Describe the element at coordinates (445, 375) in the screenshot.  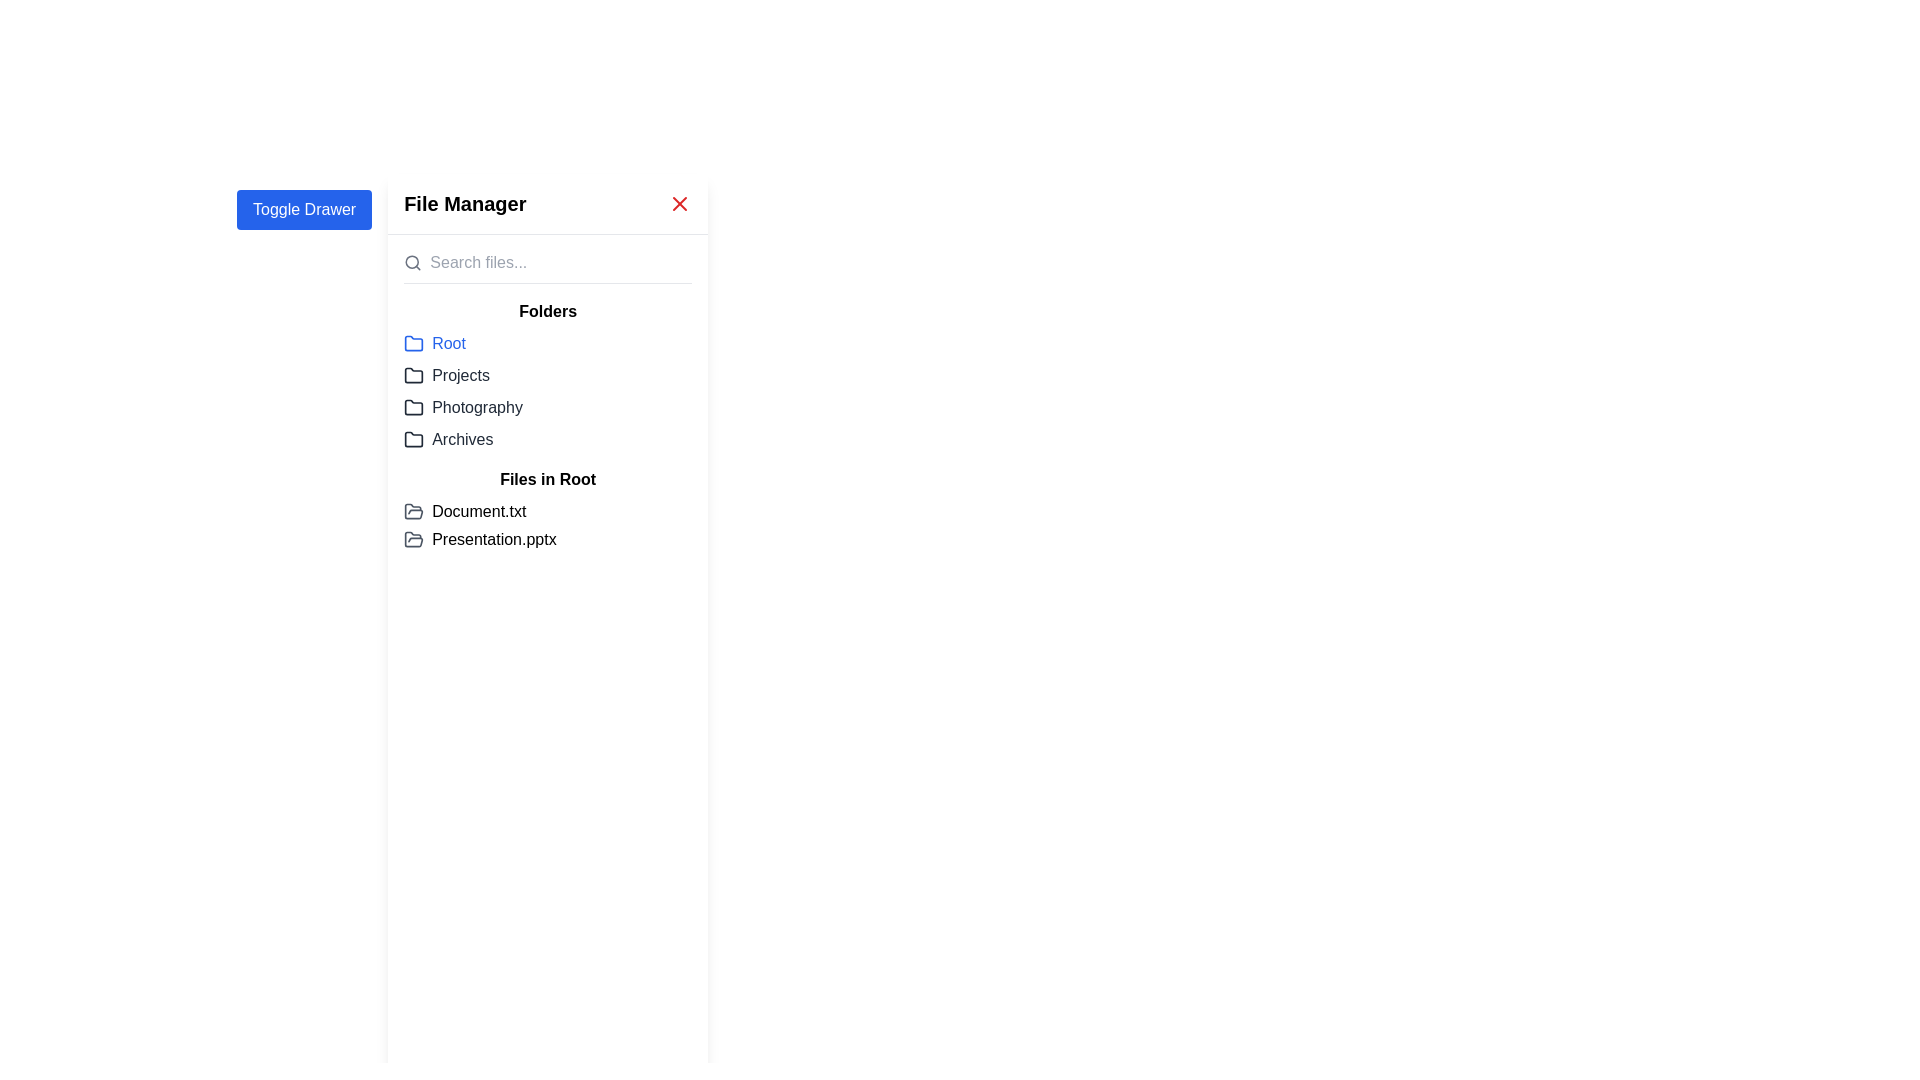
I see `the list item labeled 'Projects', which includes a folder icon and is the second item in the 'Folders' section of the File Manager` at that location.